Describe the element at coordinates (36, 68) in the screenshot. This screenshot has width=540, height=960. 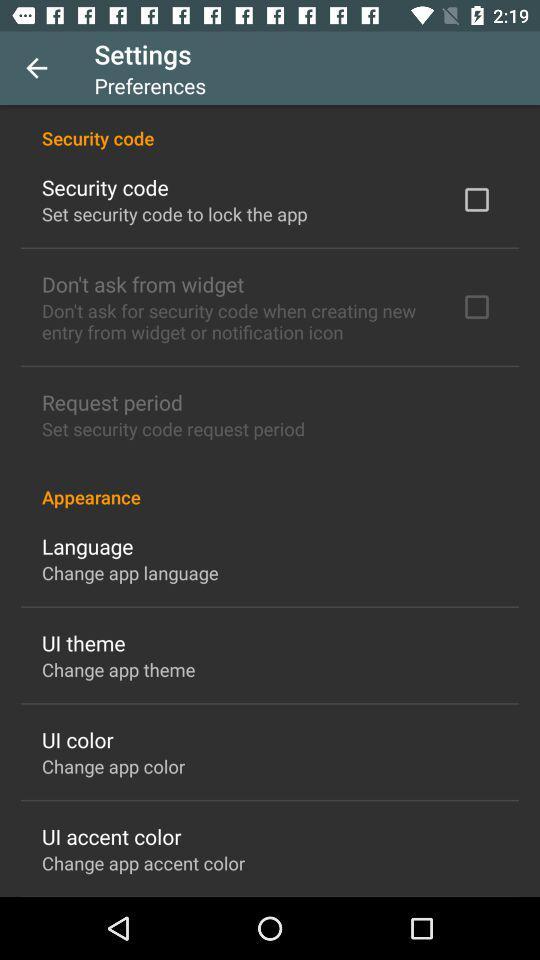
I see `item next to the settings icon` at that location.